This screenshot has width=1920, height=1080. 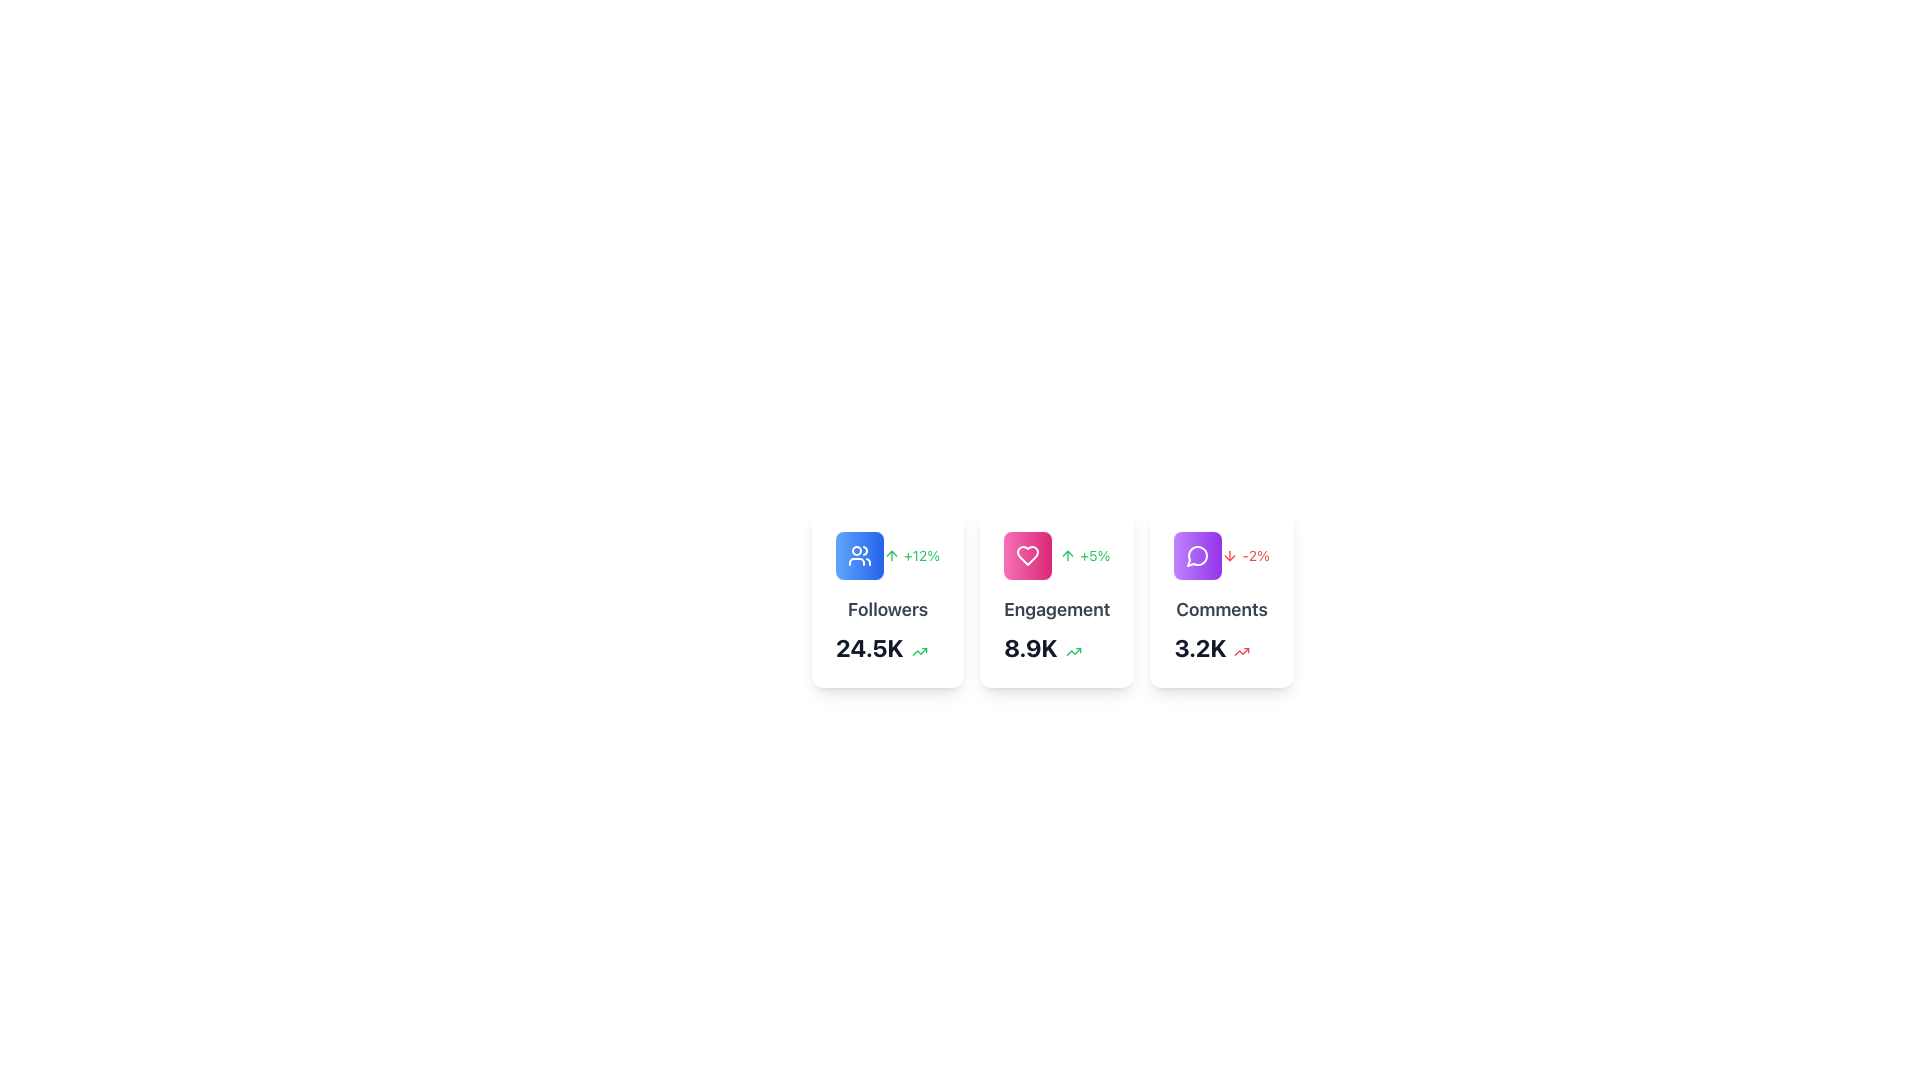 I want to click on the text label displaying '+5%' in green font, which is located within the 'Engagement' statistic card, positioned to the right of a green upward arrow symbol, so click(x=1056, y=555).